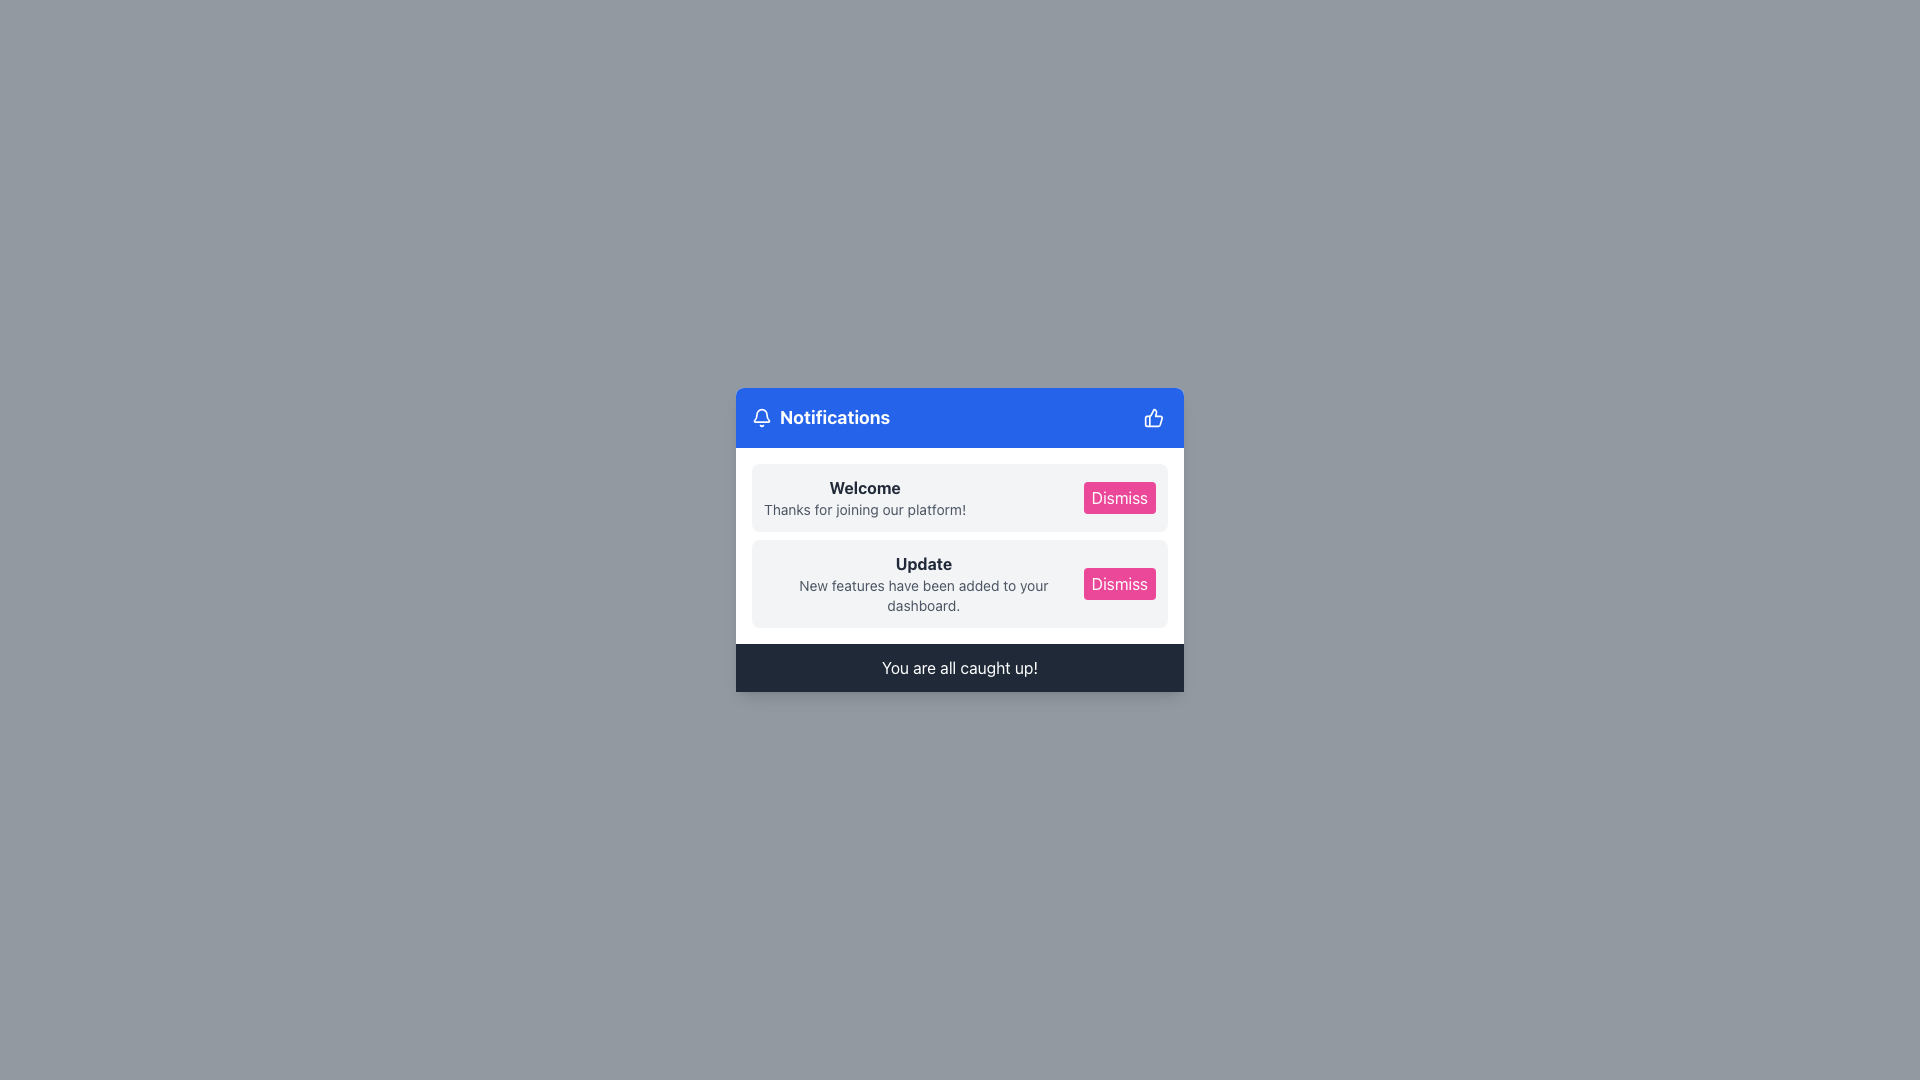 The height and width of the screenshot is (1080, 1920). Describe the element at coordinates (1152, 416) in the screenshot. I see `the blue thumbs-up icon located in the upper-right corner of the notification module's header as part of a broader component` at that location.